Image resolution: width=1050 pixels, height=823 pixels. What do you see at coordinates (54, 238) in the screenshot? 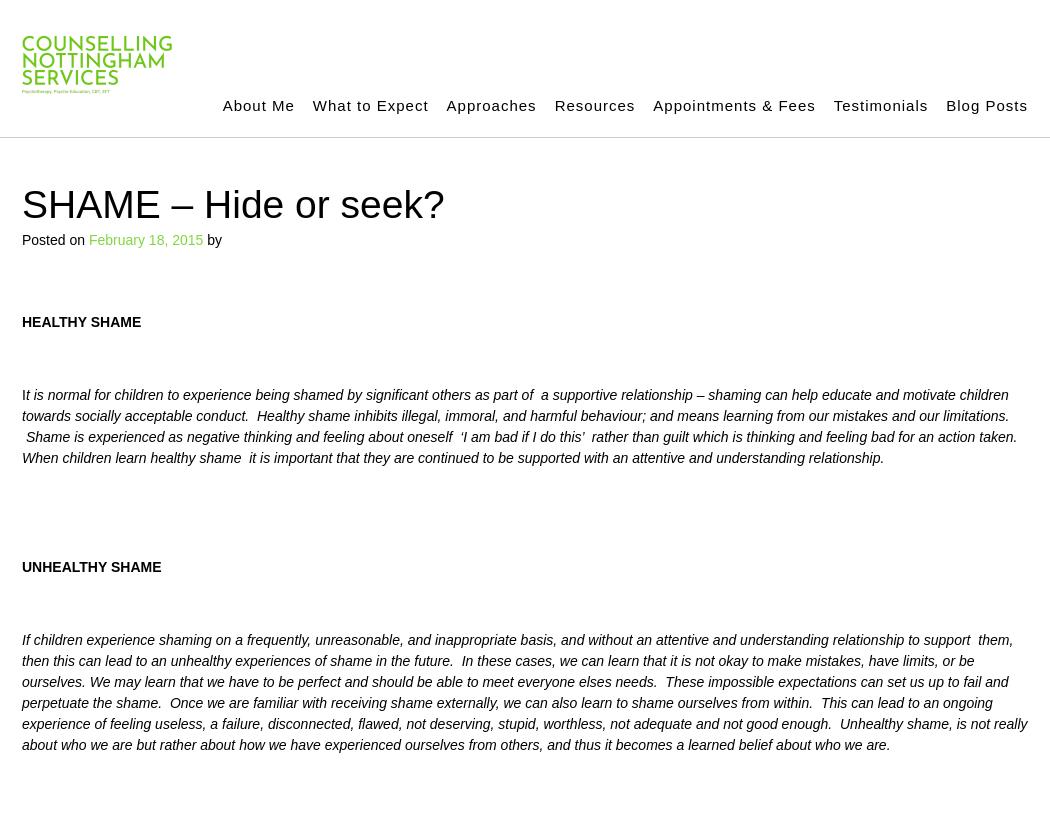
I see `'Posted on'` at bounding box center [54, 238].